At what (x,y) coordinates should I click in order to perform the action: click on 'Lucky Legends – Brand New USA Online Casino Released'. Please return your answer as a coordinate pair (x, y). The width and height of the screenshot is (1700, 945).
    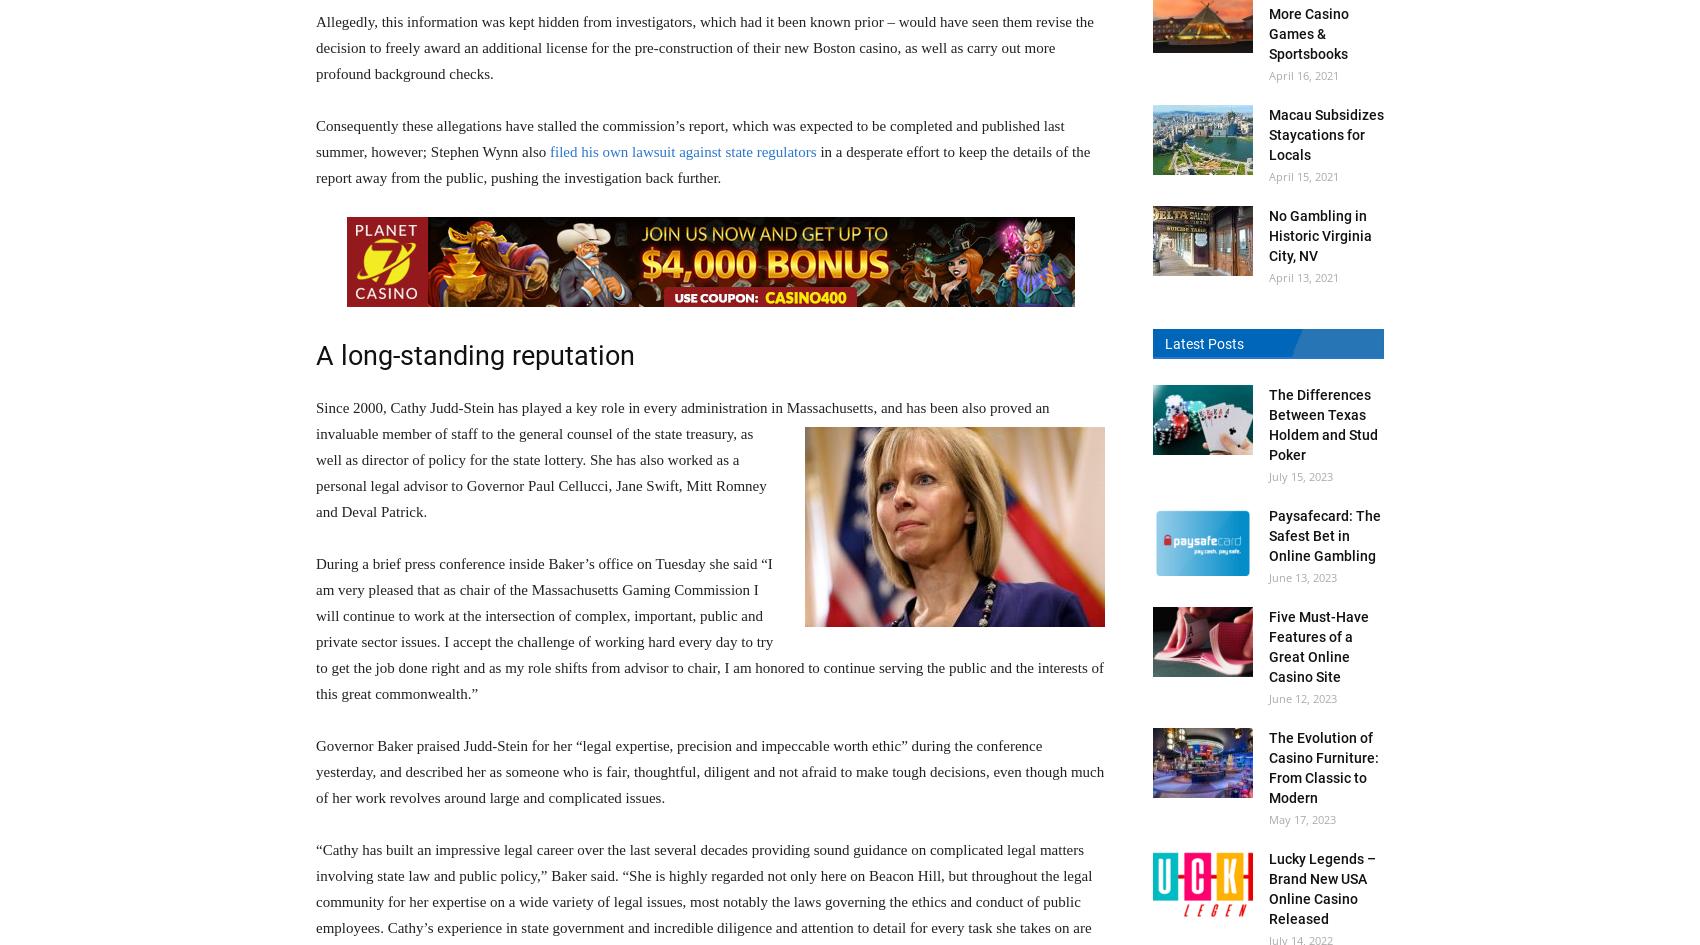
    Looking at the image, I should click on (1268, 887).